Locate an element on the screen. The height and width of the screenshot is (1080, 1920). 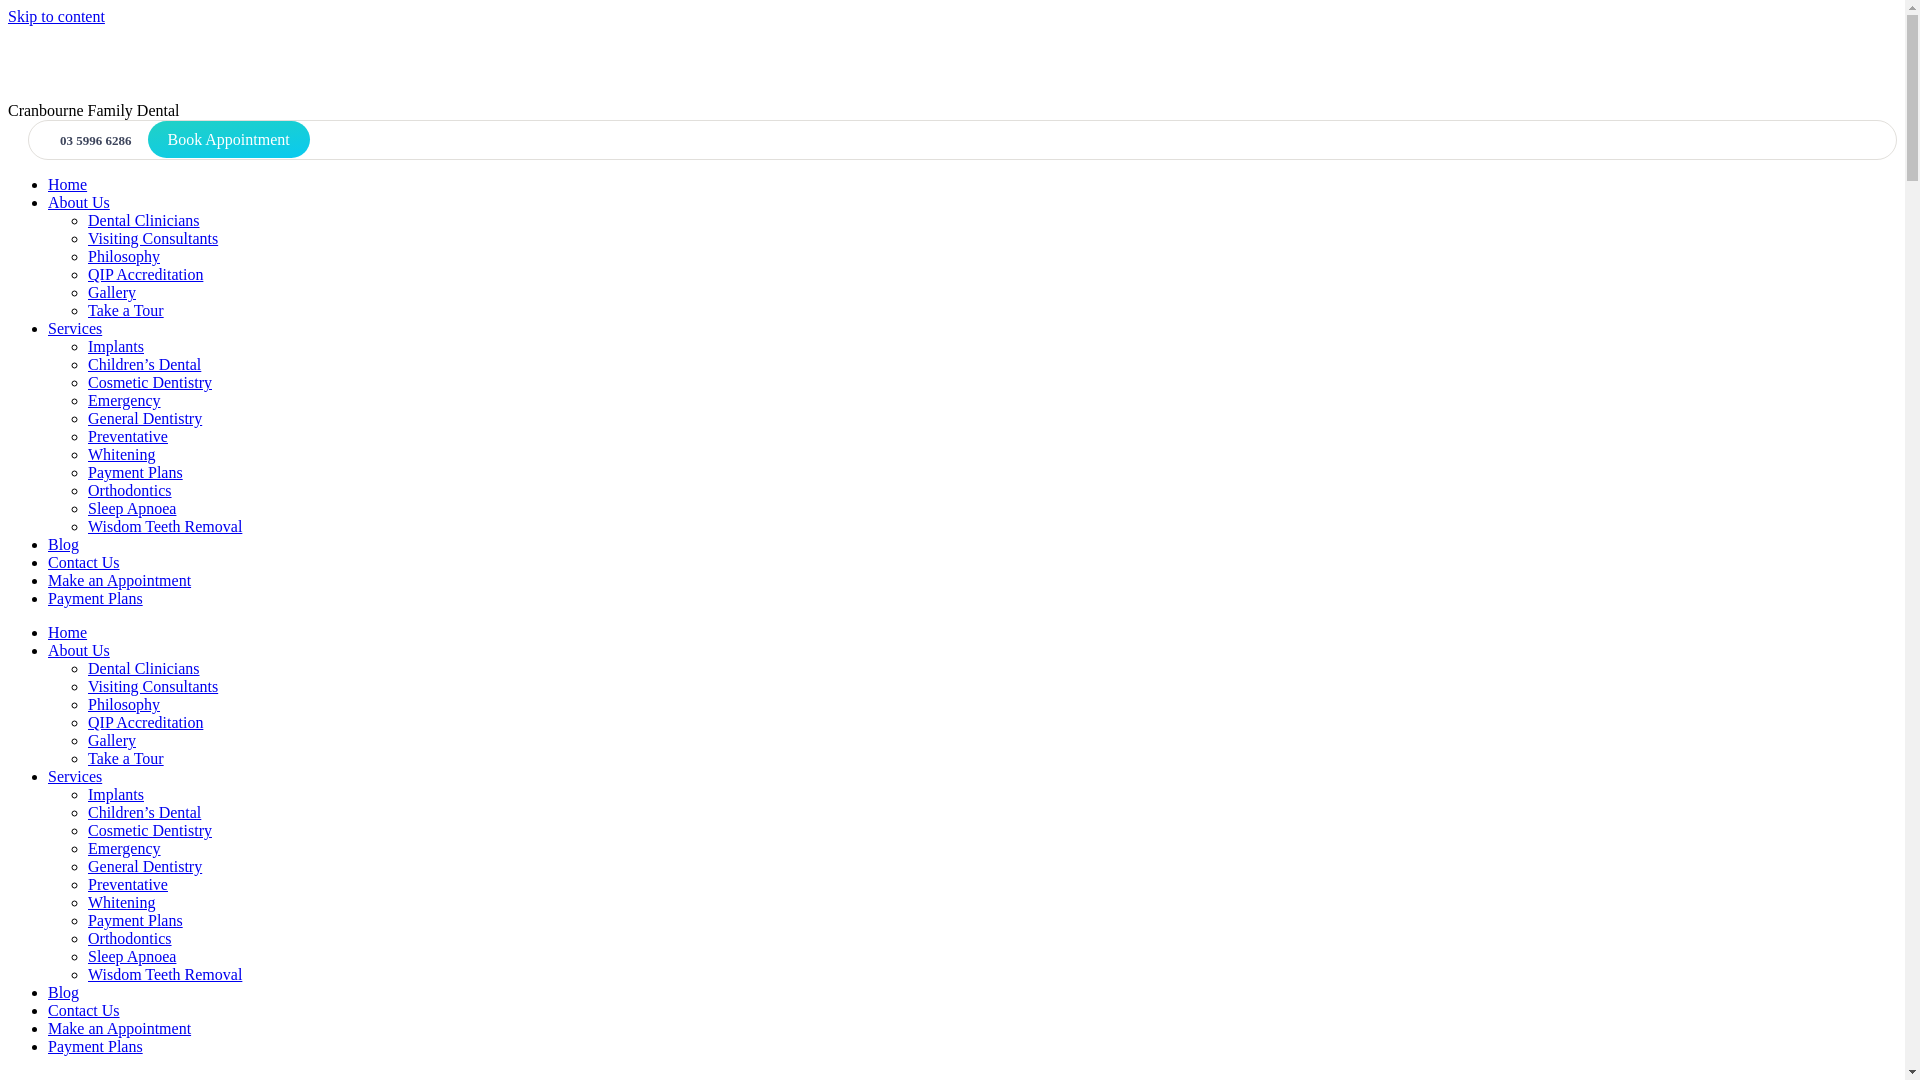
'Cosmetic Dentistry' is located at coordinates (148, 382).